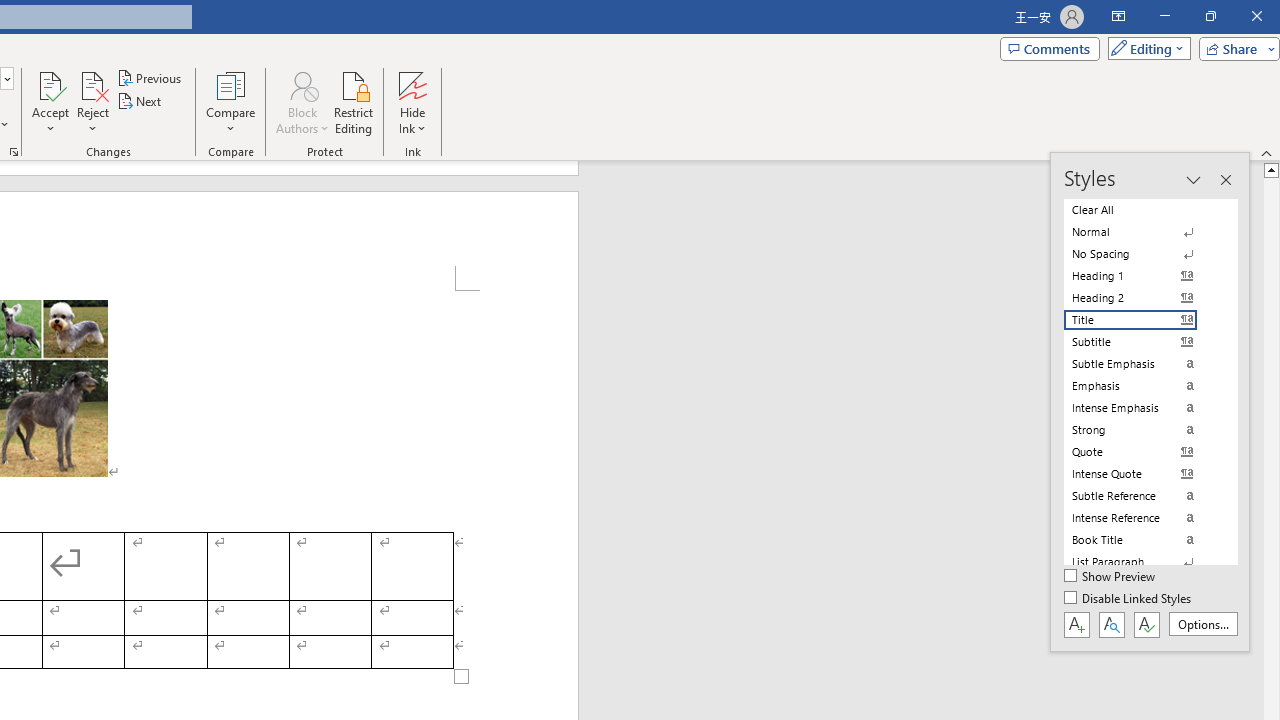  I want to click on 'Quote', so click(1142, 451).